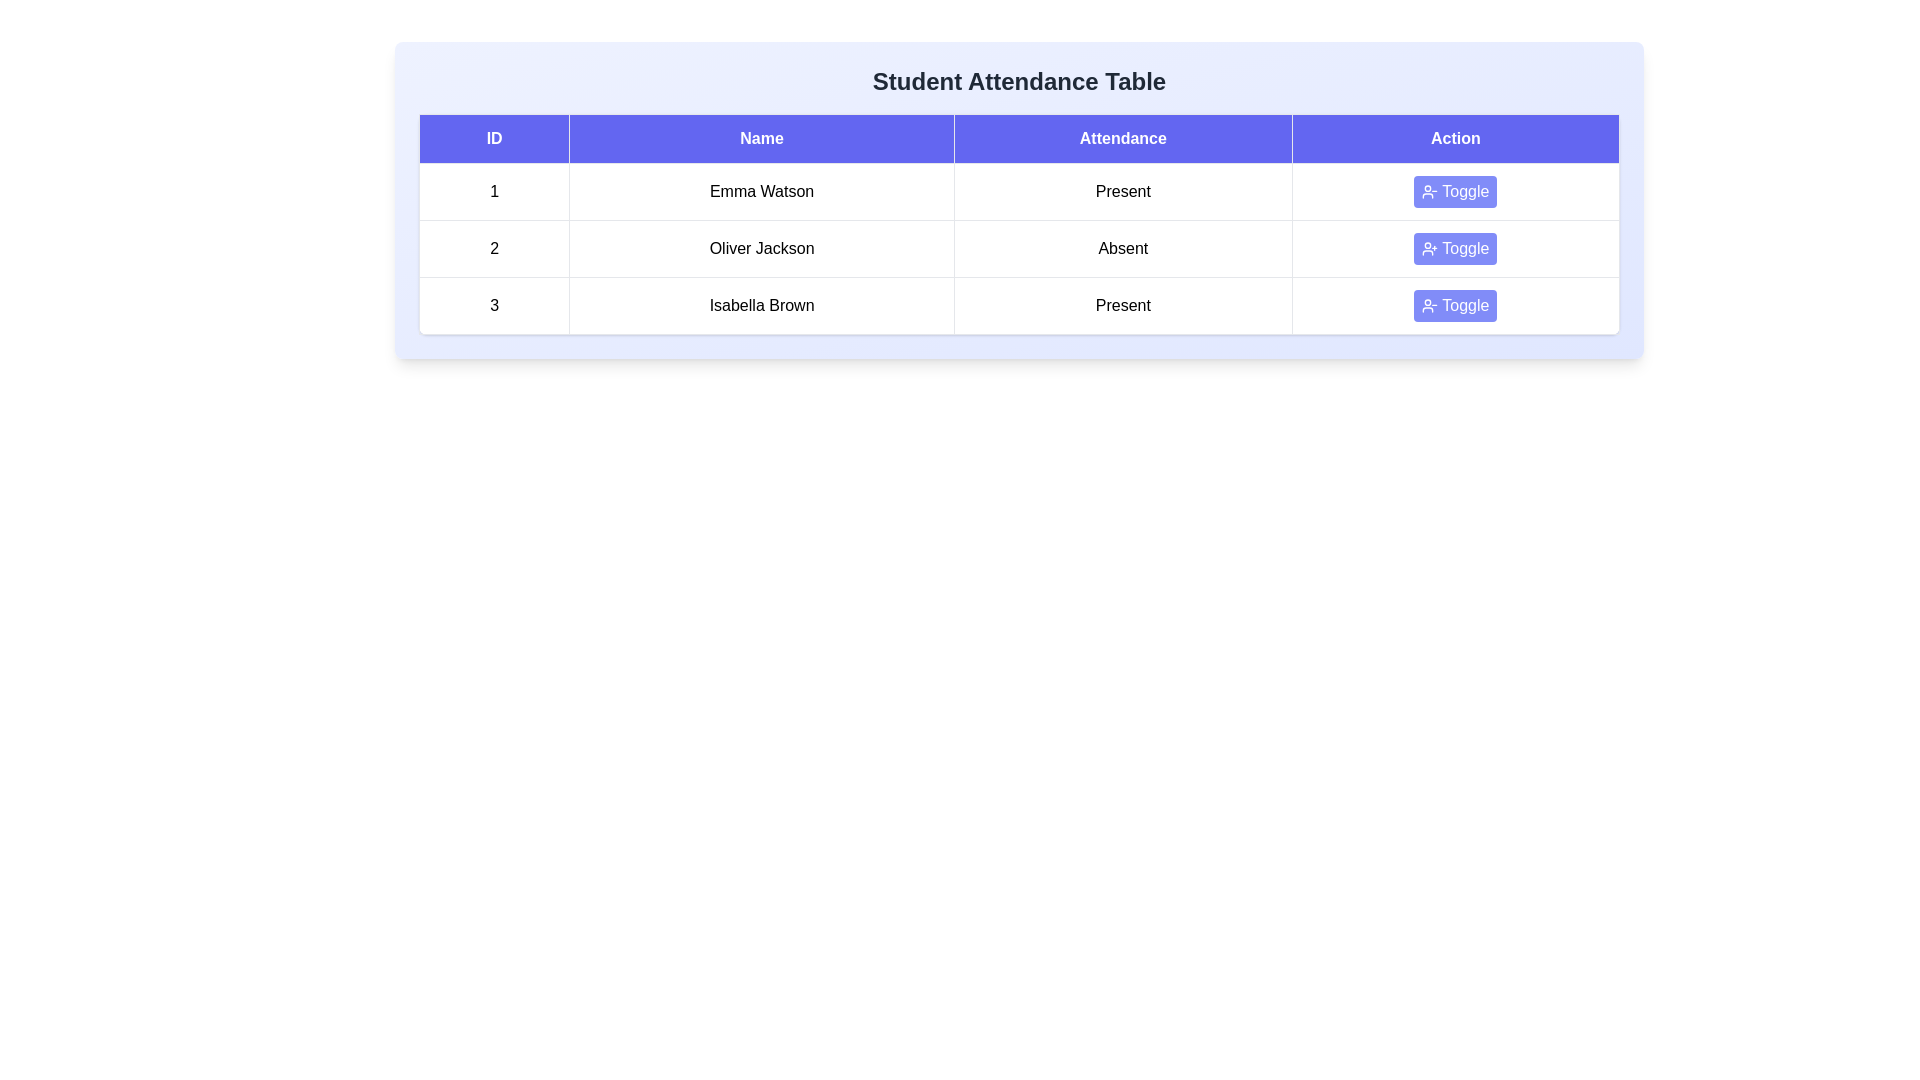 Image resolution: width=1920 pixels, height=1080 pixels. I want to click on the Table Header Cell element labeled 'Name', which has a light blue background and is located between the 'ID' and 'Attendance' cells, so click(761, 137).